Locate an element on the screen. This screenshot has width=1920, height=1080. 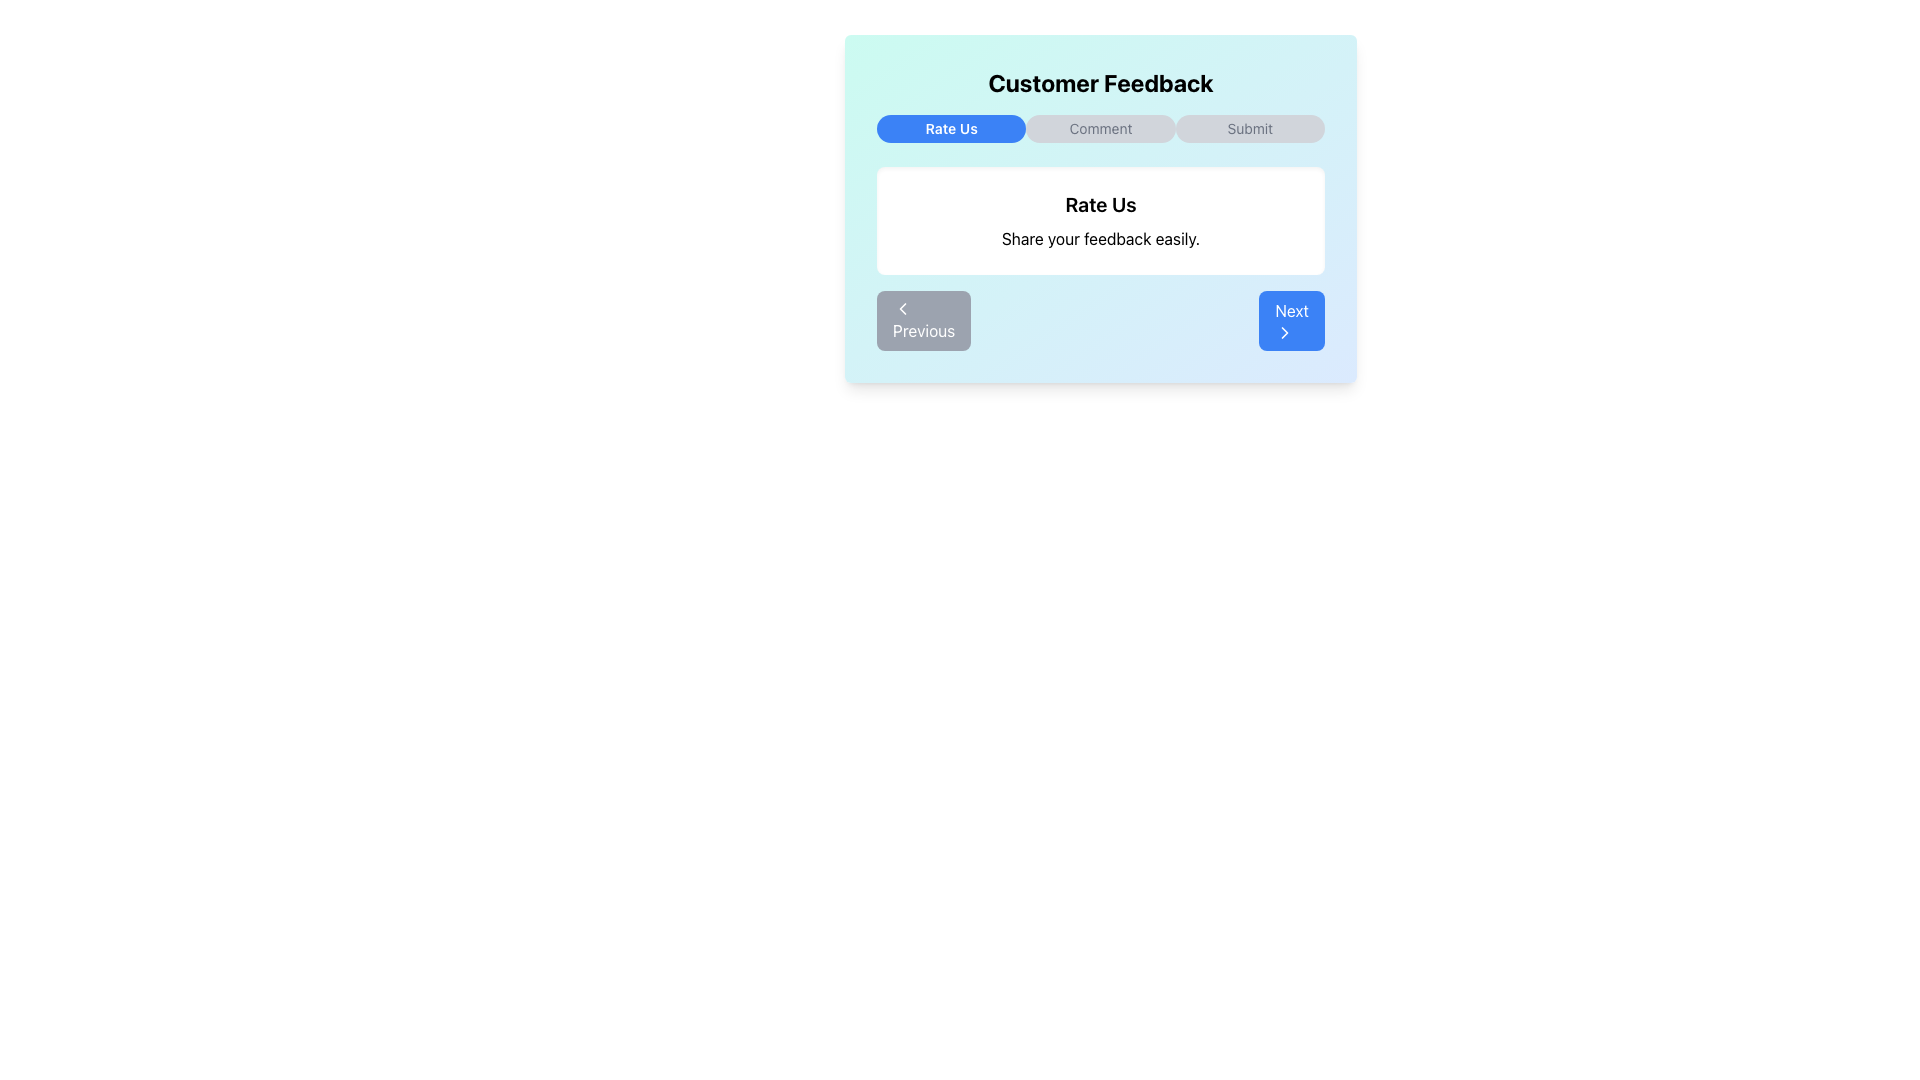
the 'Comment' button in the button group located beneath the 'Customer Feedback' title is located at coordinates (1099, 128).